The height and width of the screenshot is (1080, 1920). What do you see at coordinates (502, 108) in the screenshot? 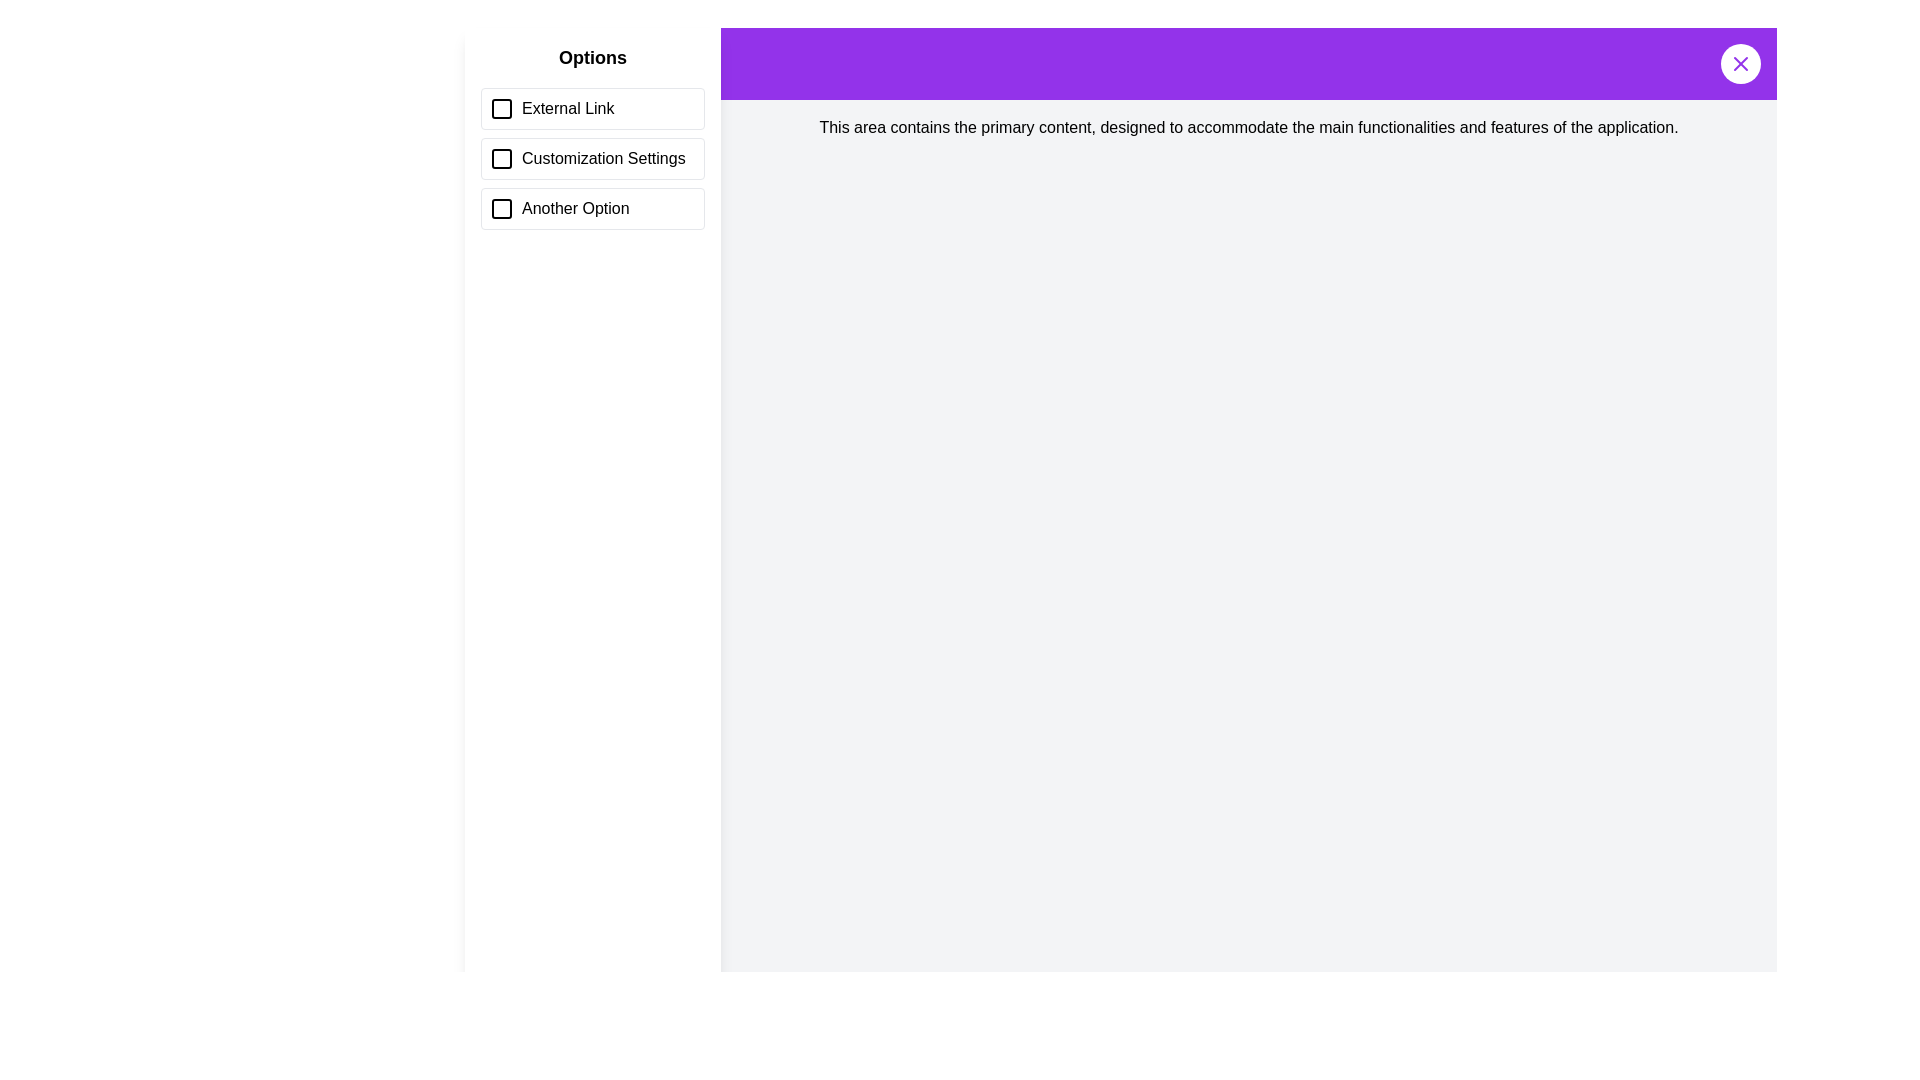
I see `the graphical icon indicating a checkbox located to the left of the 'External Link' label in the options list` at bounding box center [502, 108].